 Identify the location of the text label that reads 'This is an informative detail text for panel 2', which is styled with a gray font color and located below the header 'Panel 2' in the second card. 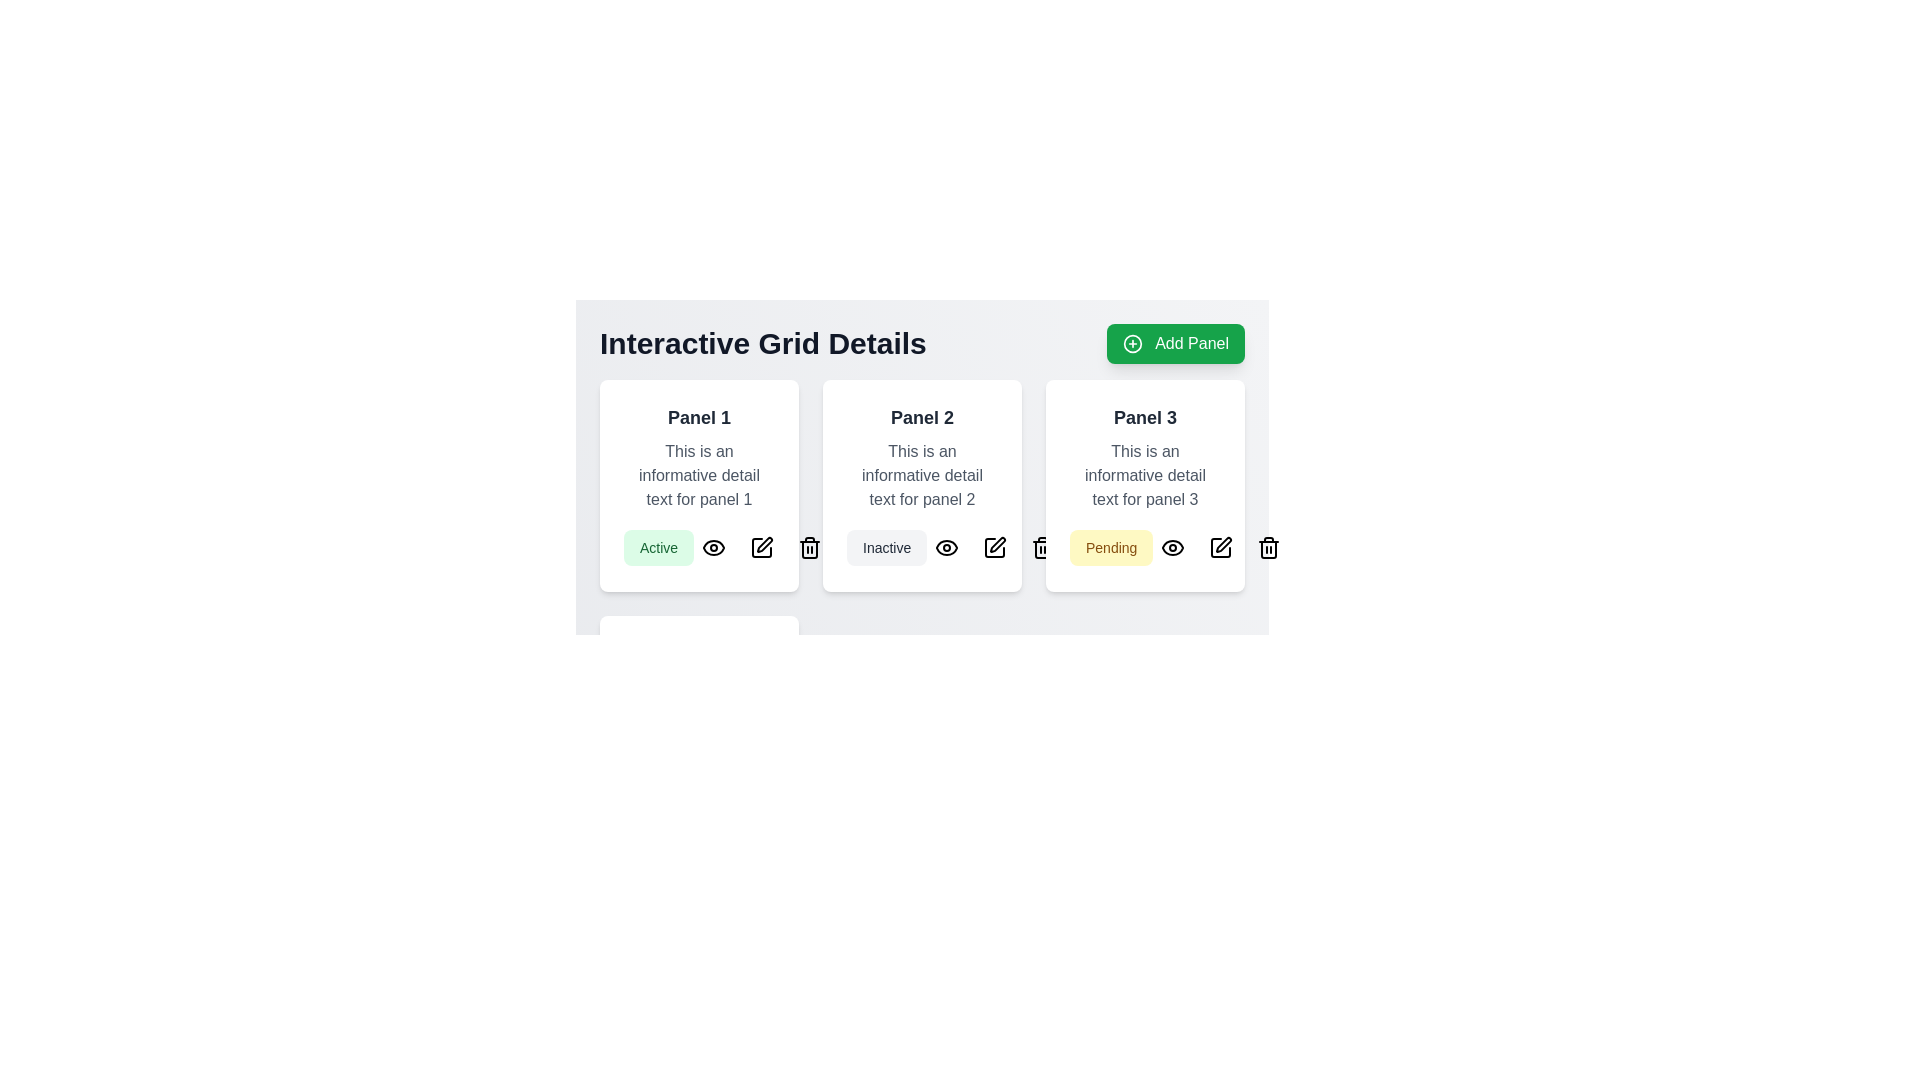
(921, 475).